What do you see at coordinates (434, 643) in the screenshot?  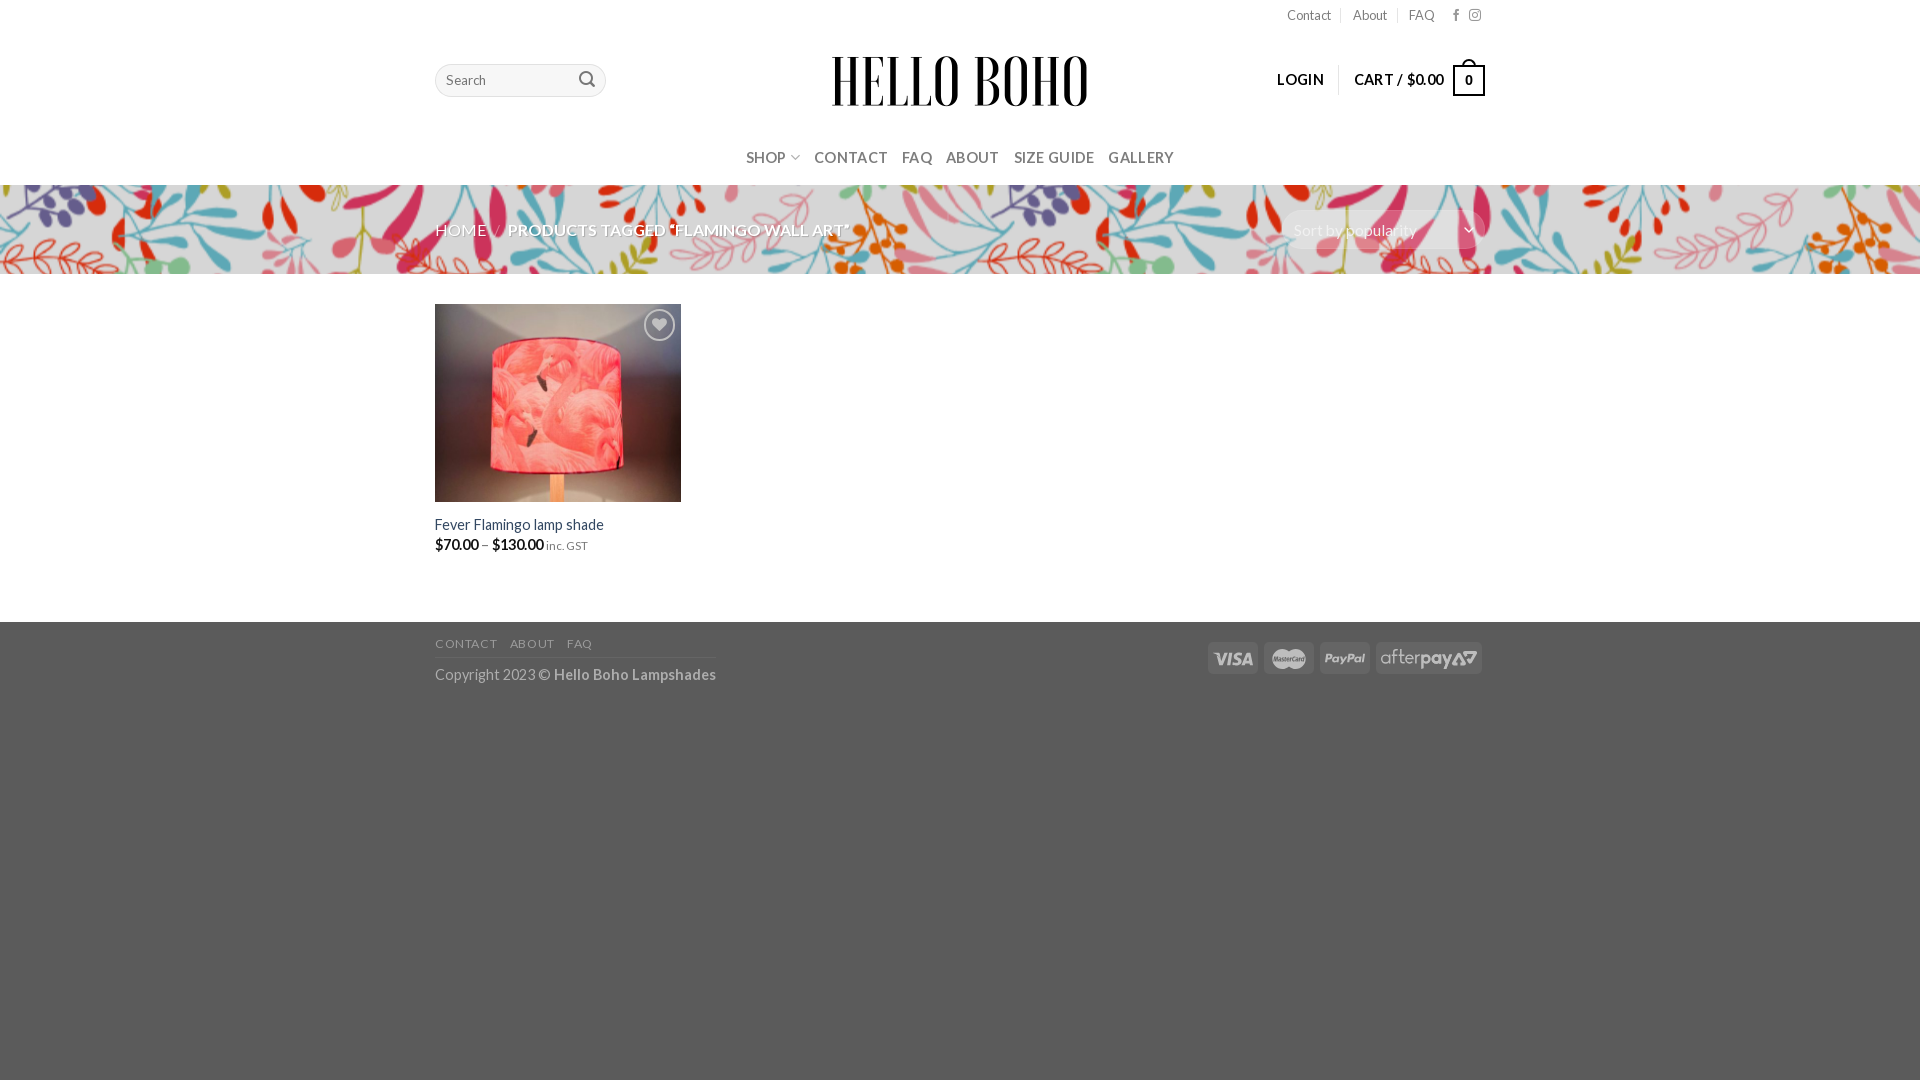 I see `'CONTACT'` at bounding box center [434, 643].